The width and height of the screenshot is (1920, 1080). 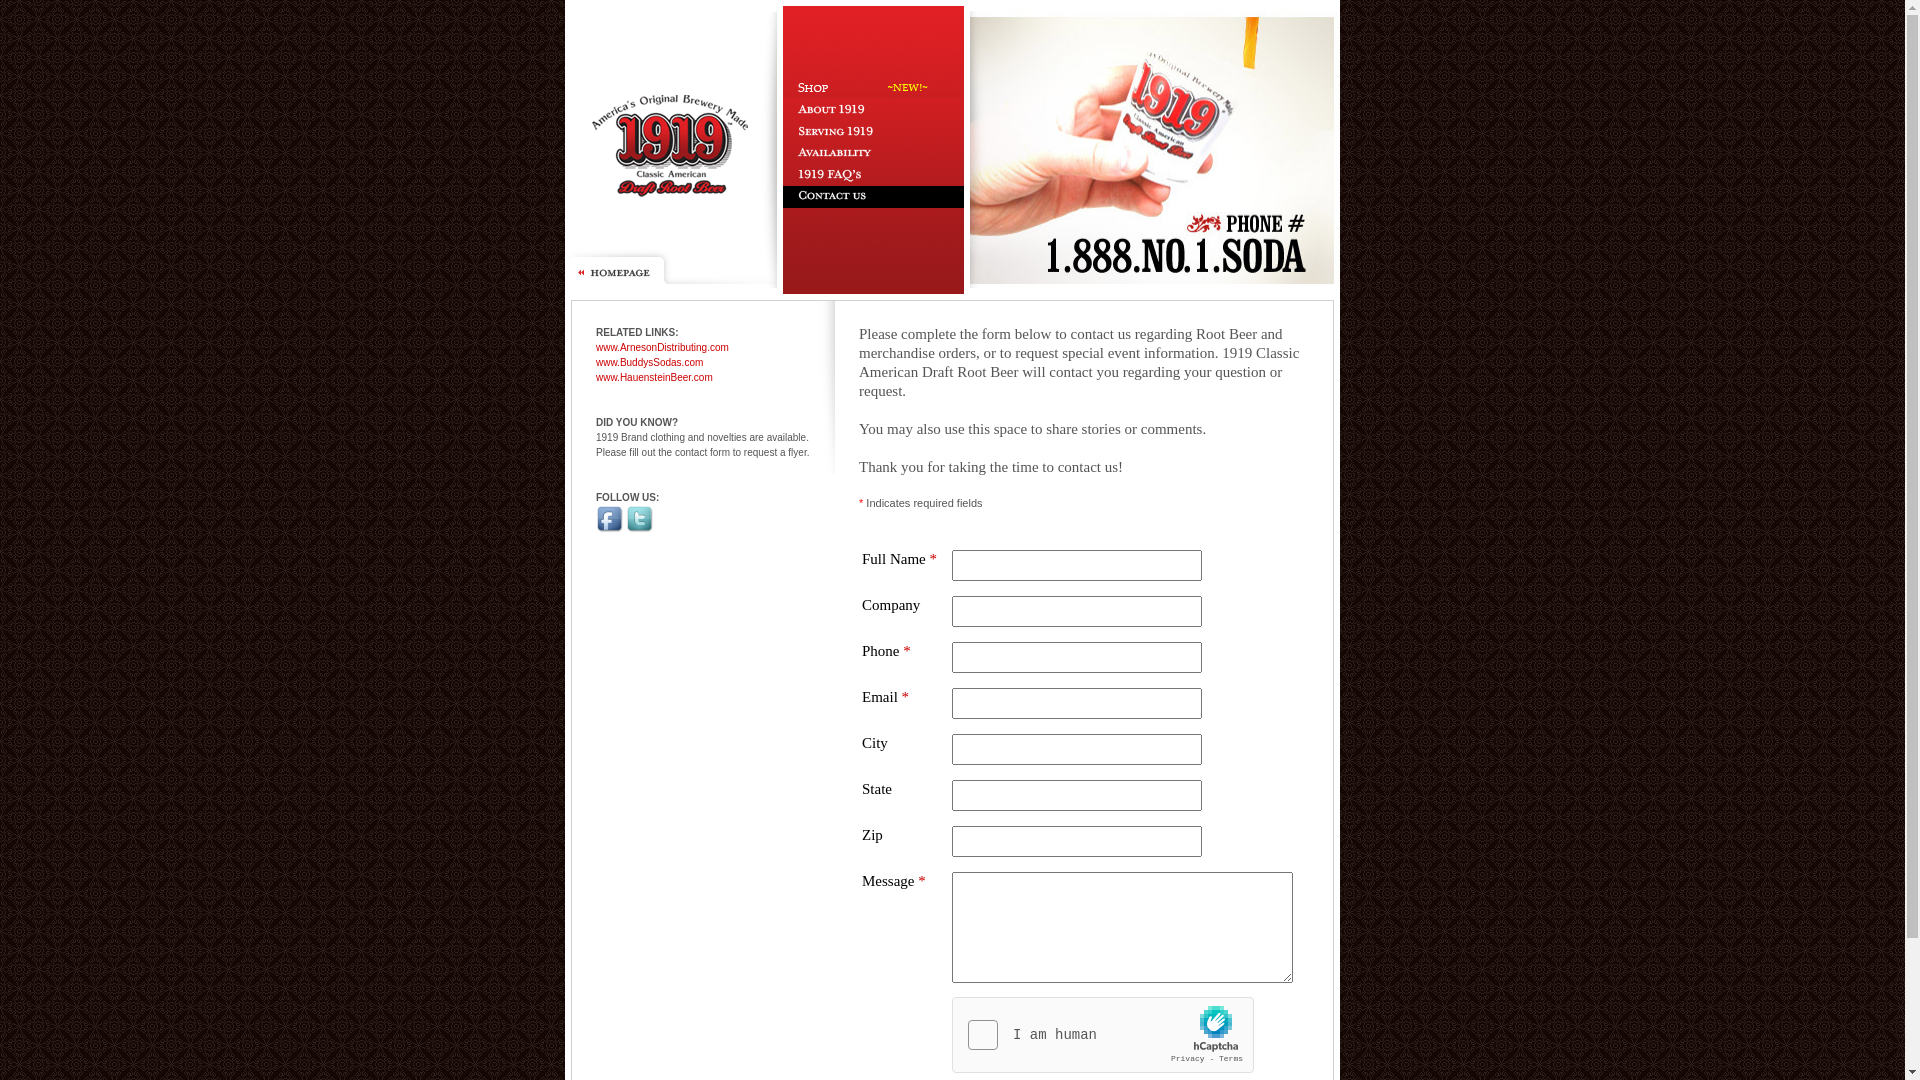 What do you see at coordinates (1102, 1035) in the screenshot?
I see `'Widget containing checkbox for hCaptcha security challenge'` at bounding box center [1102, 1035].